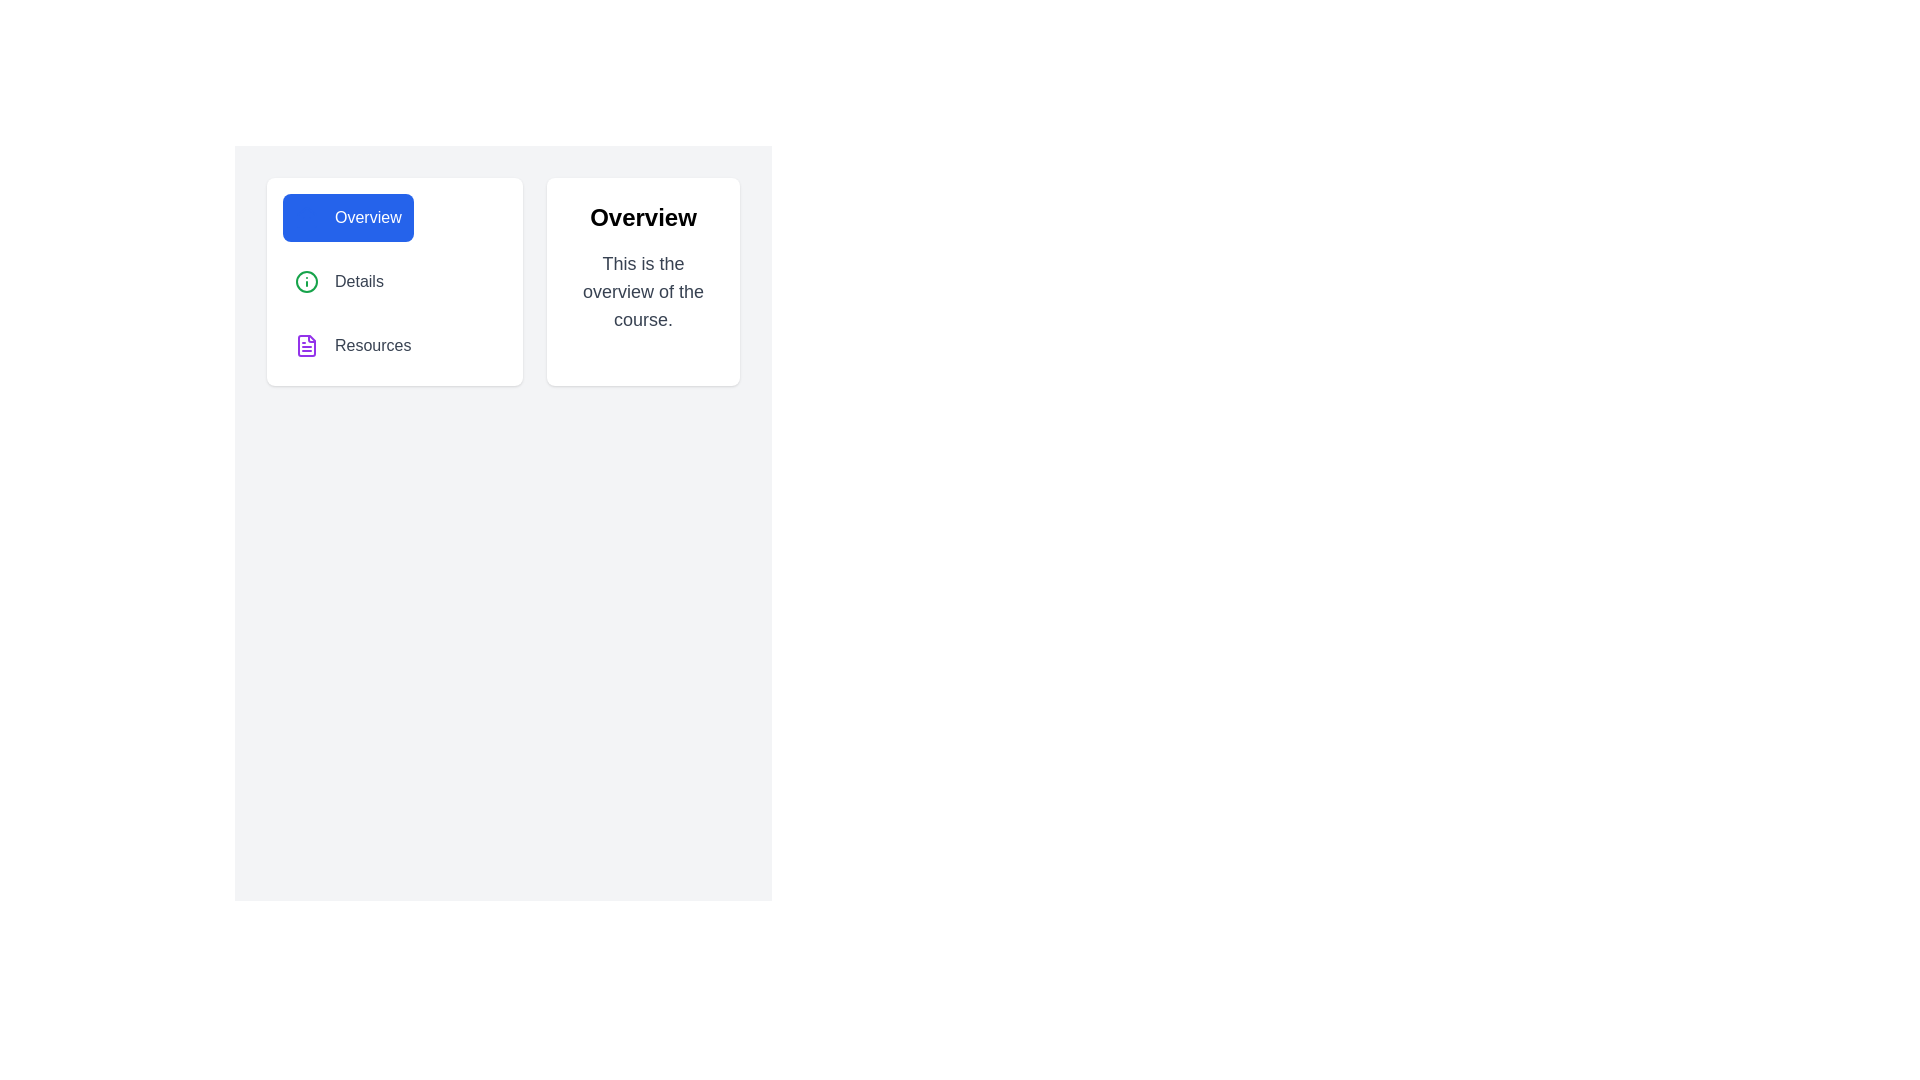  Describe the element at coordinates (359, 281) in the screenshot. I see `the 'Details' text label, which is a dark gray sans-serif label positioned left of a green circular icon and is the second item in a vertical list of labeled icons` at that location.